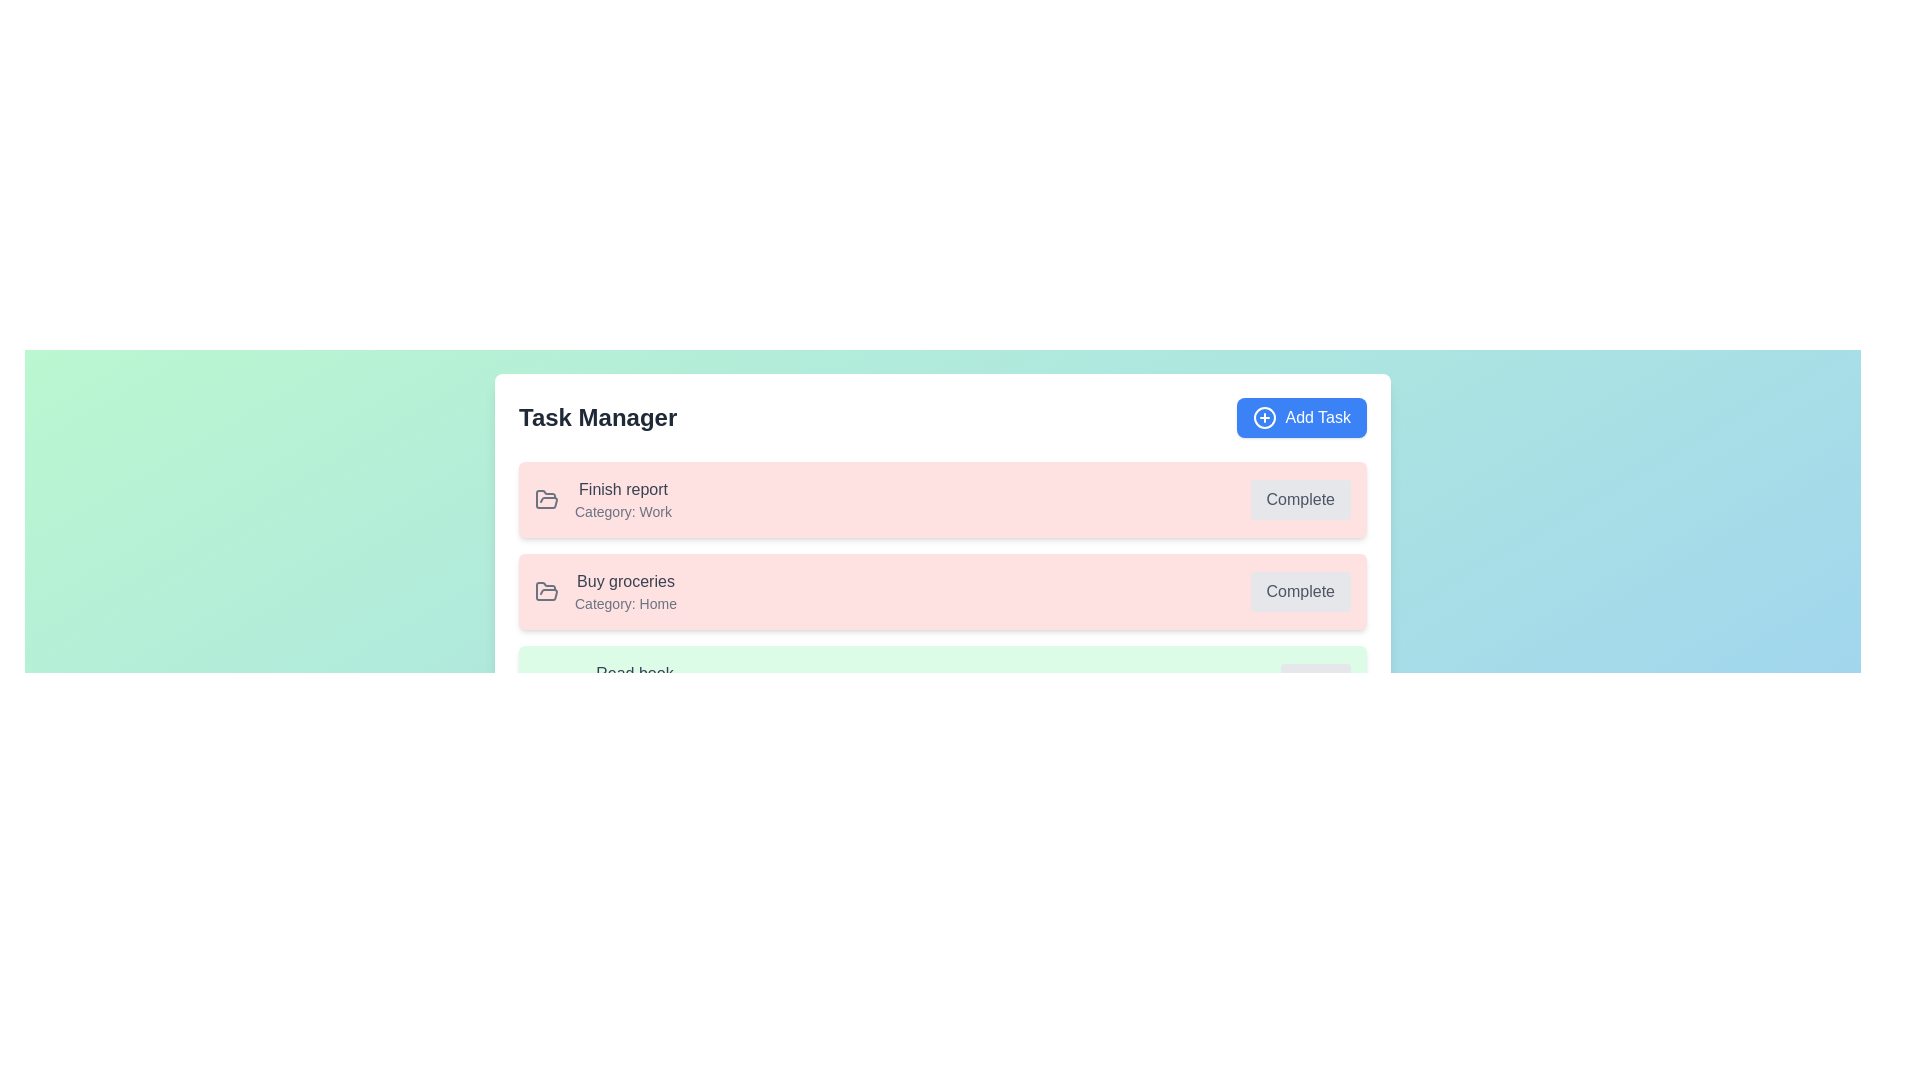 The image size is (1920, 1080). What do you see at coordinates (624, 603) in the screenshot?
I see `the text label that categorizes the task 'Buy groceries' as belonging to the 'Home' category` at bounding box center [624, 603].